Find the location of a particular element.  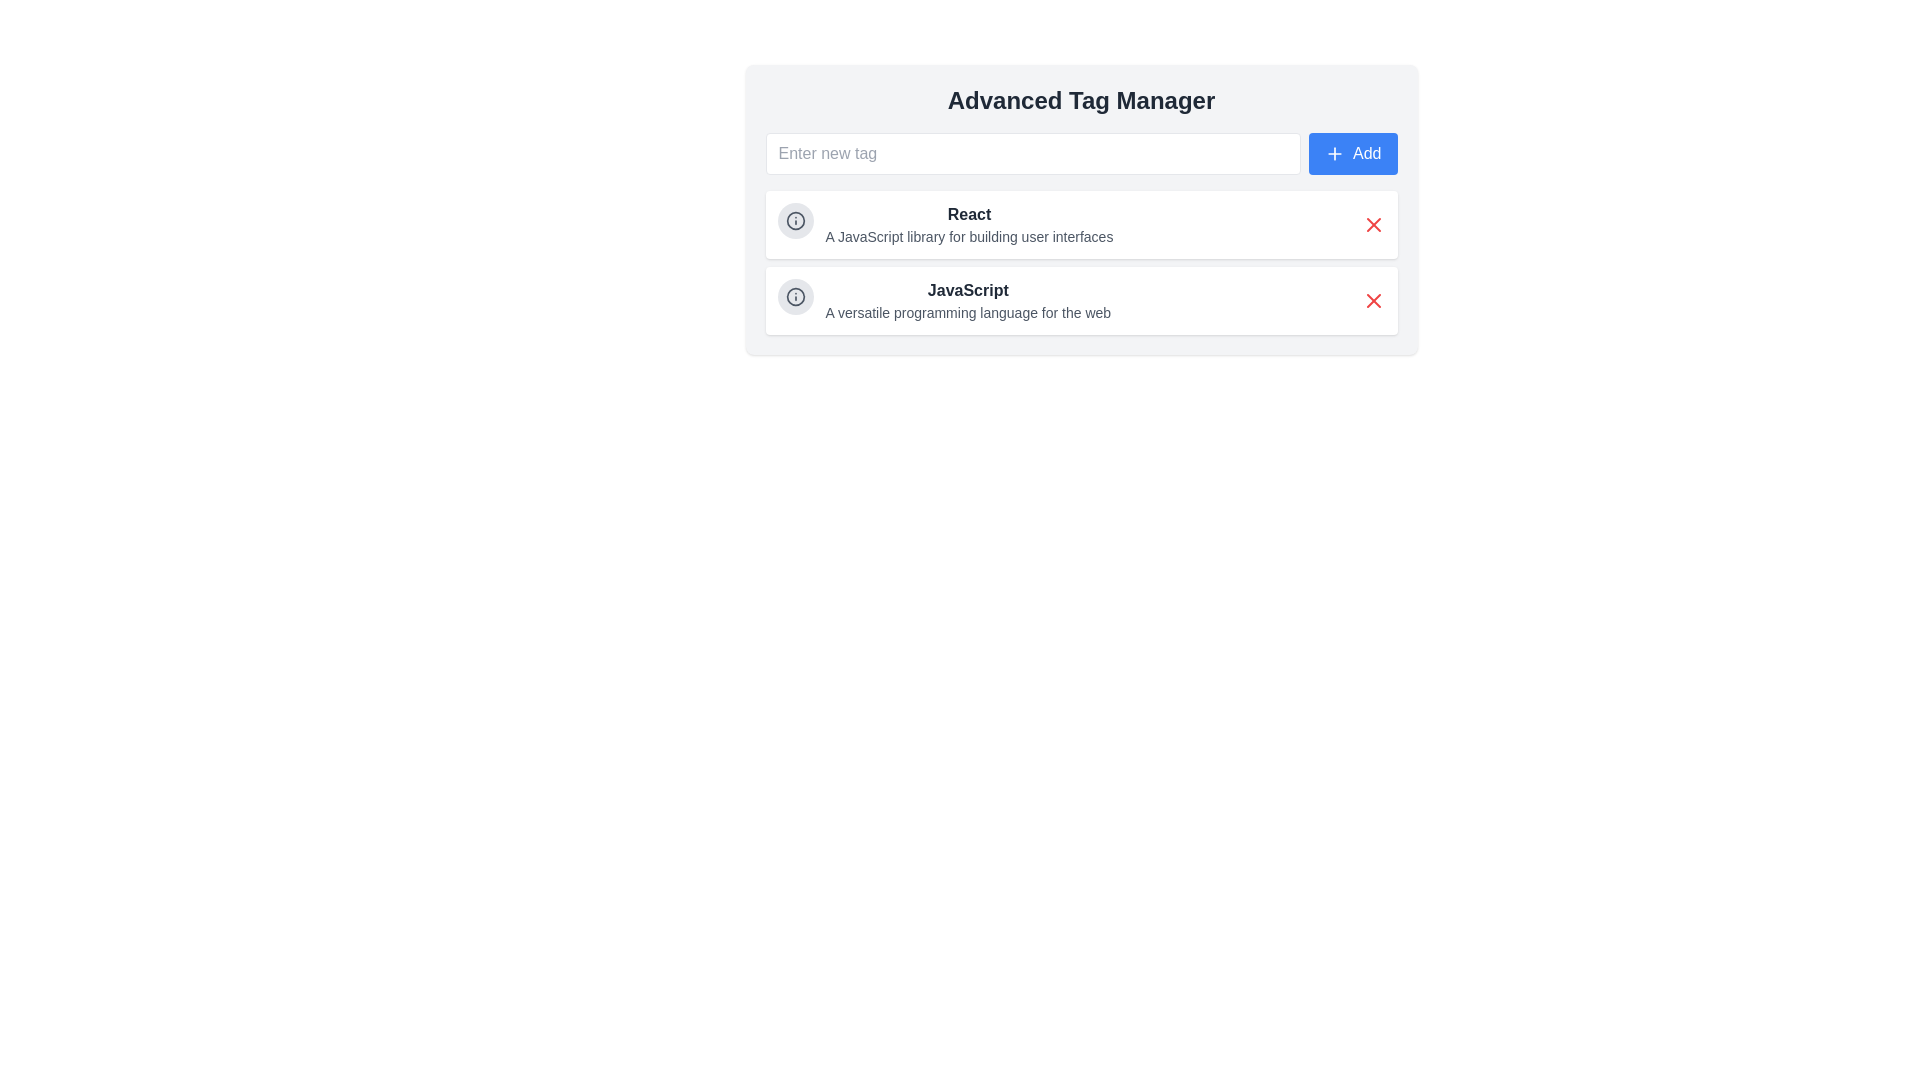

the text description of 'React' which consists of a bold heading and a brief subtext is located at coordinates (944, 224).